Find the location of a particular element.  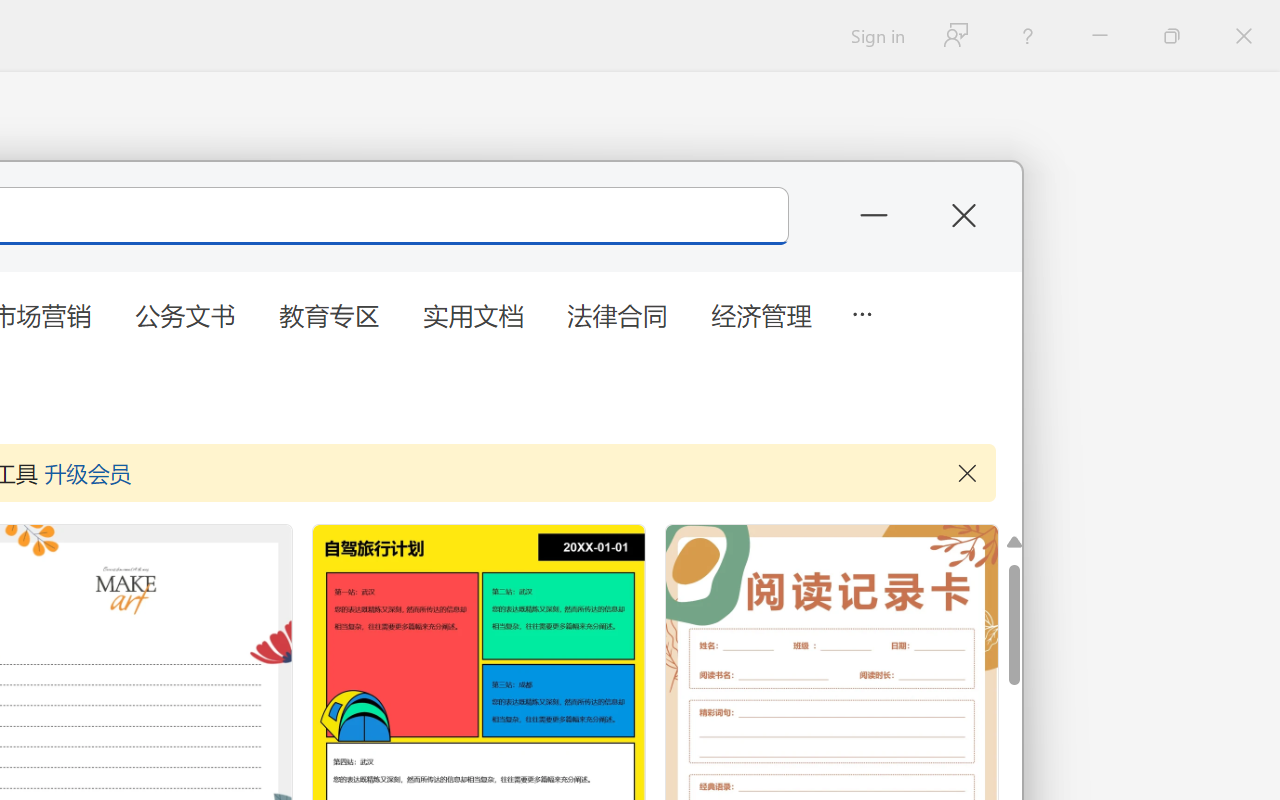

'Sign in' is located at coordinates (876, 34).